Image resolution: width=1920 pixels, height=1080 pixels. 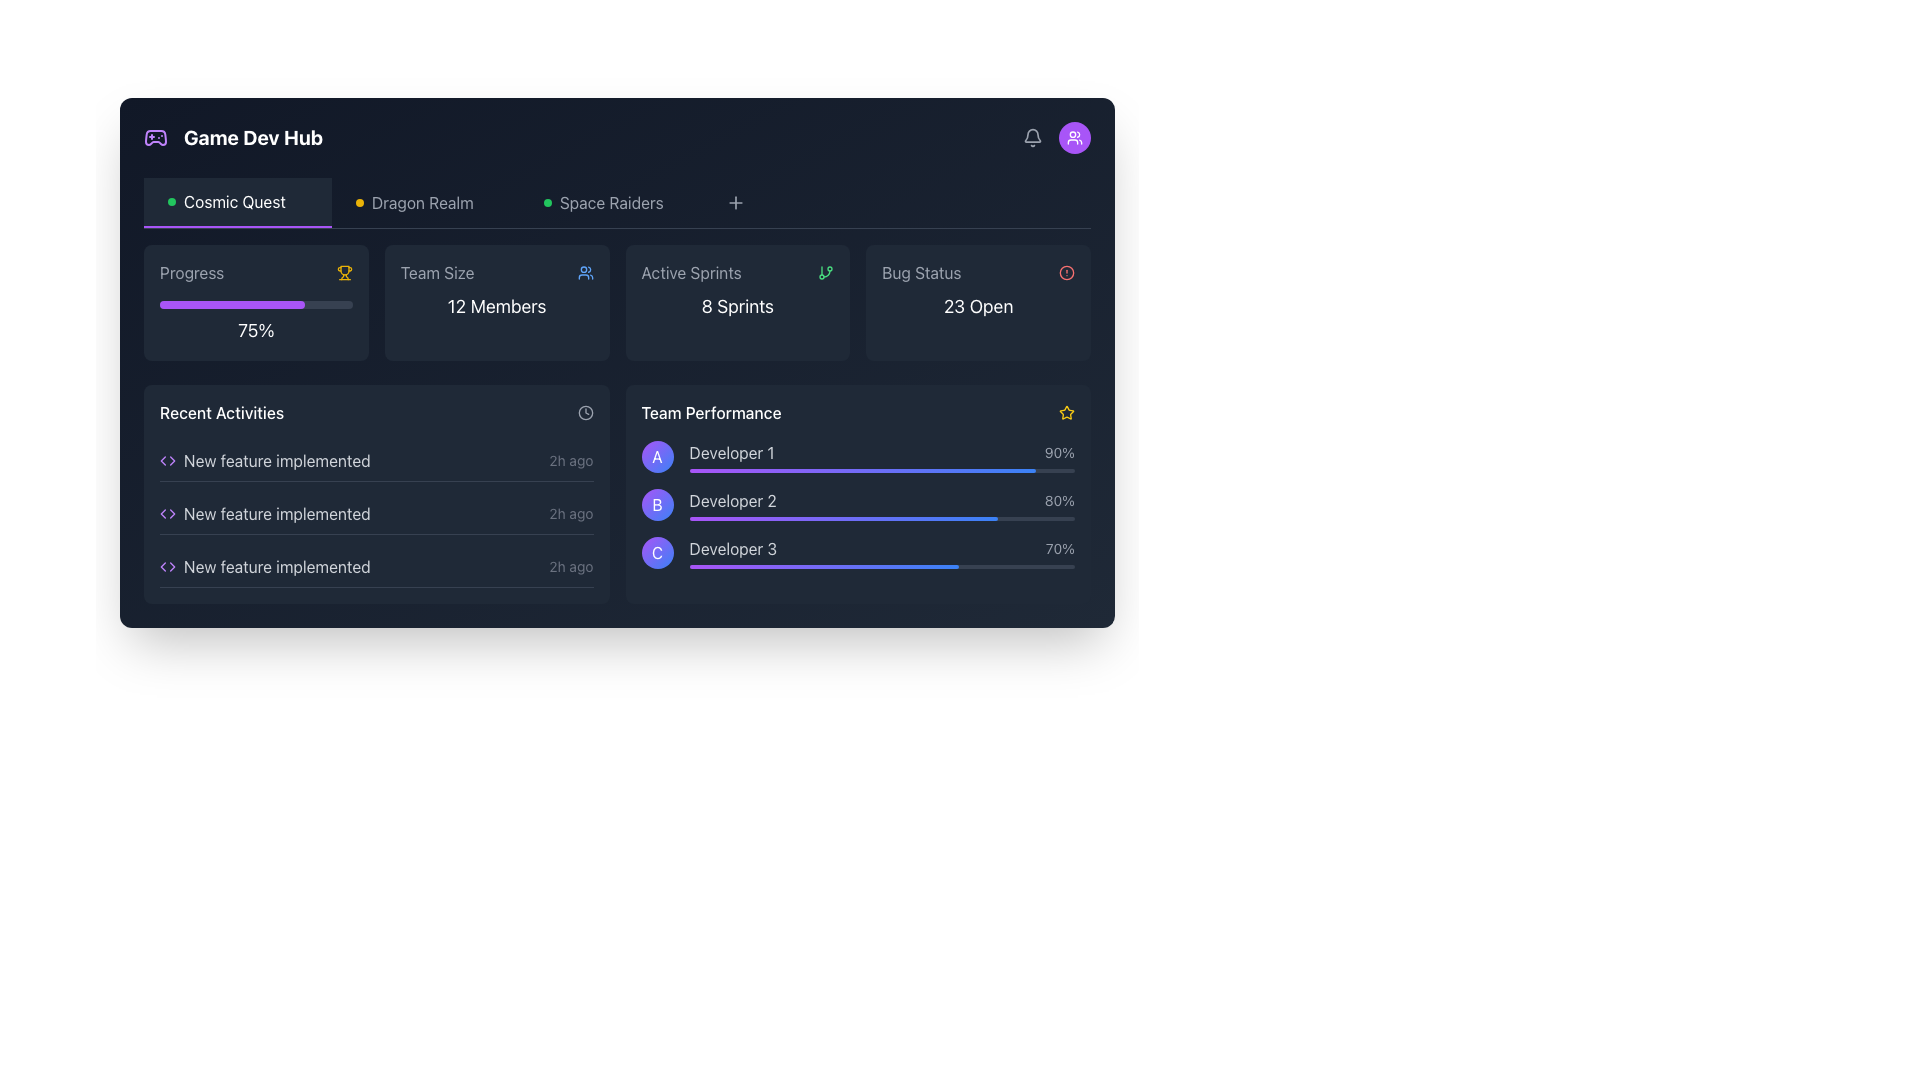 I want to click on the interactive progress bar for 'Developer 1 90%' to view details, so click(x=881, y=456).